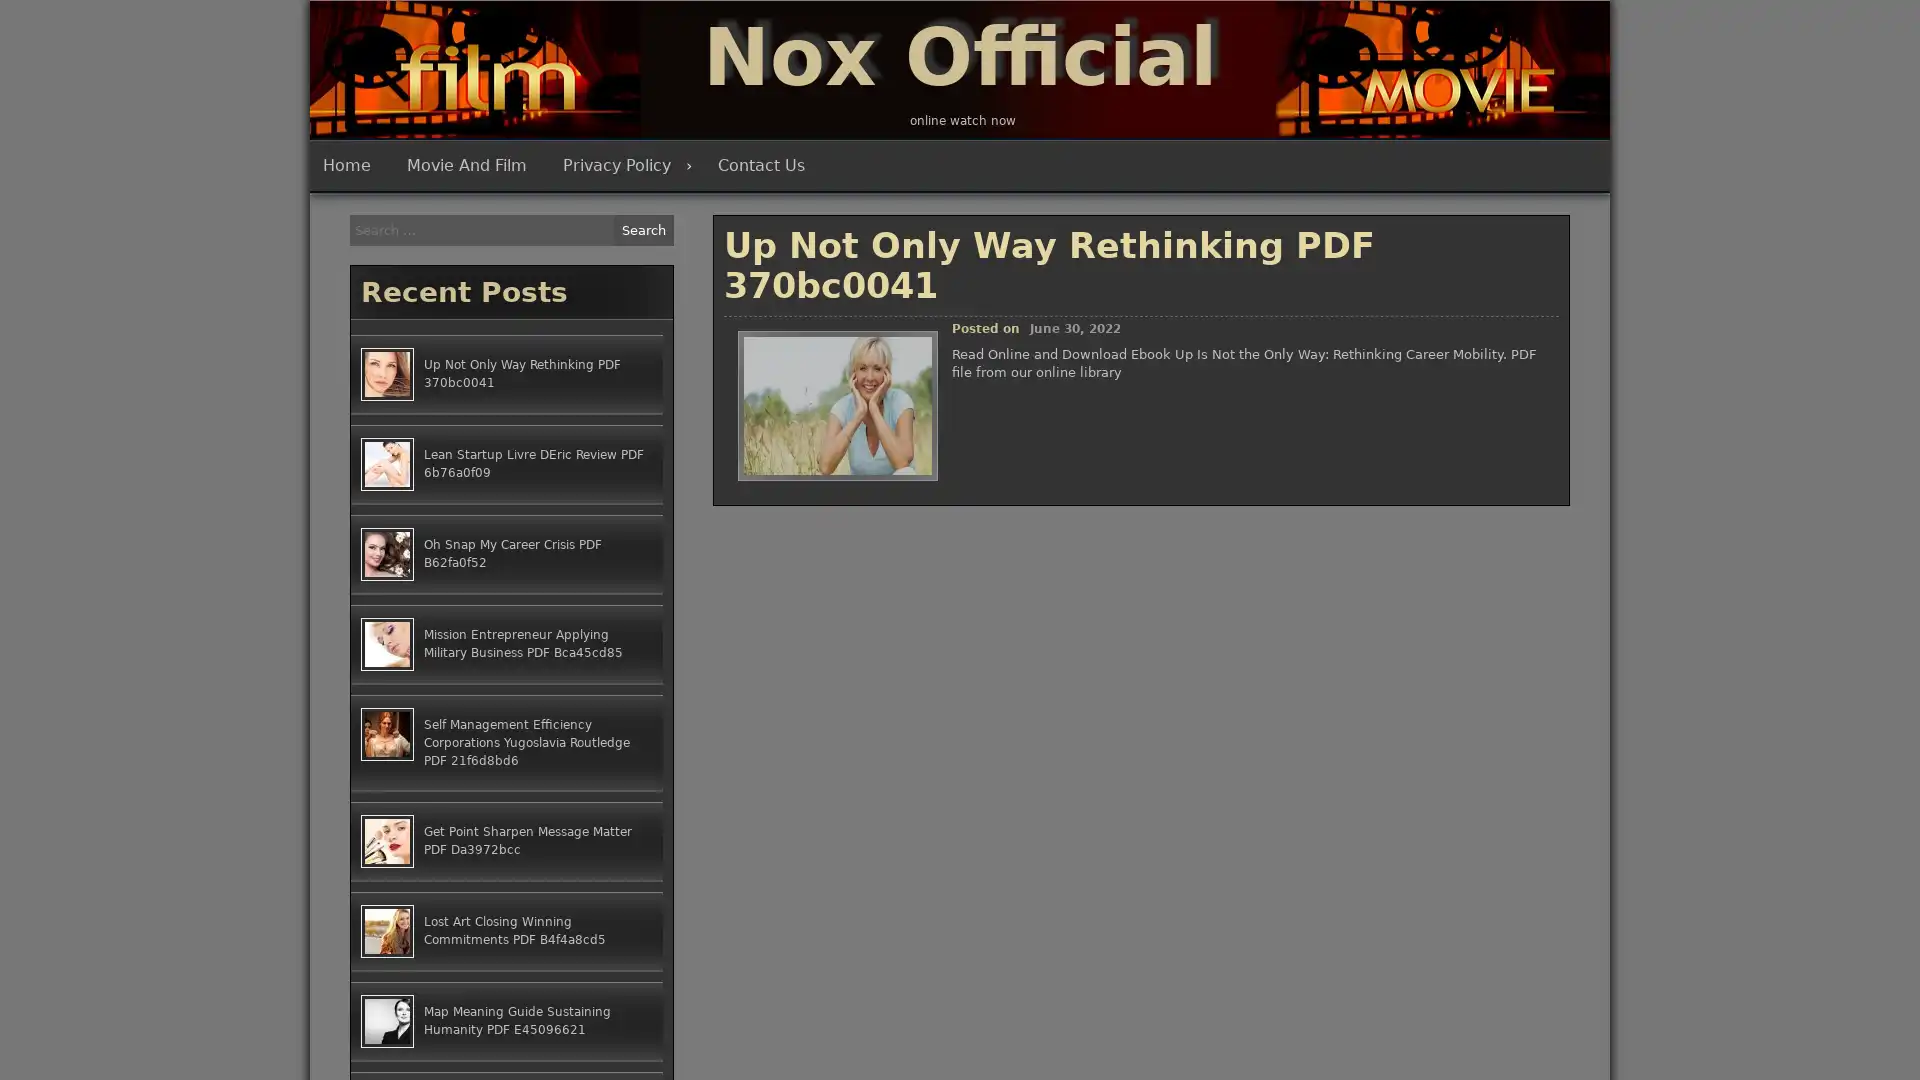 Image resolution: width=1920 pixels, height=1080 pixels. What do you see at coordinates (643, 229) in the screenshot?
I see `Search` at bounding box center [643, 229].